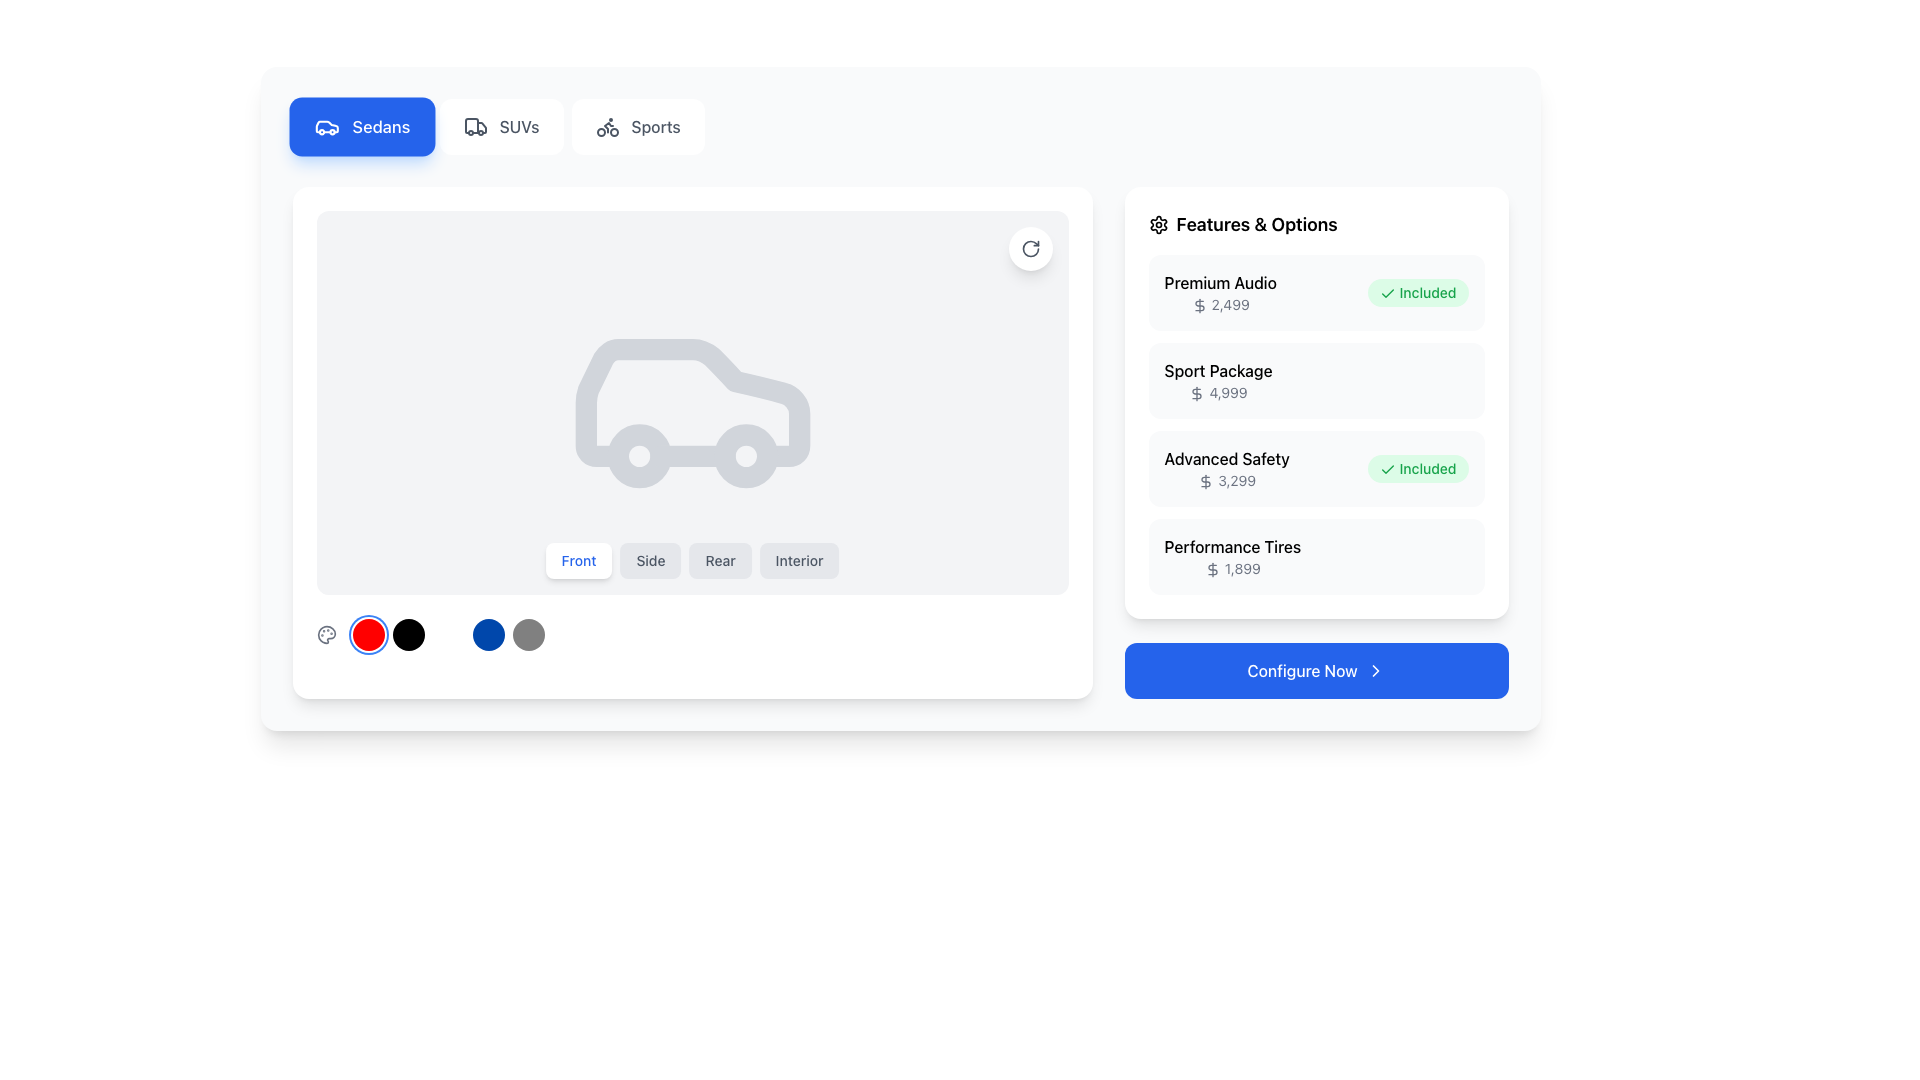 This screenshot has height=1080, width=1920. What do you see at coordinates (638, 456) in the screenshot?
I see `the small circular shape which acts as a visual indicator near the lower left wheel of the outlined car graphic within the SVG element` at bounding box center [638, 456].